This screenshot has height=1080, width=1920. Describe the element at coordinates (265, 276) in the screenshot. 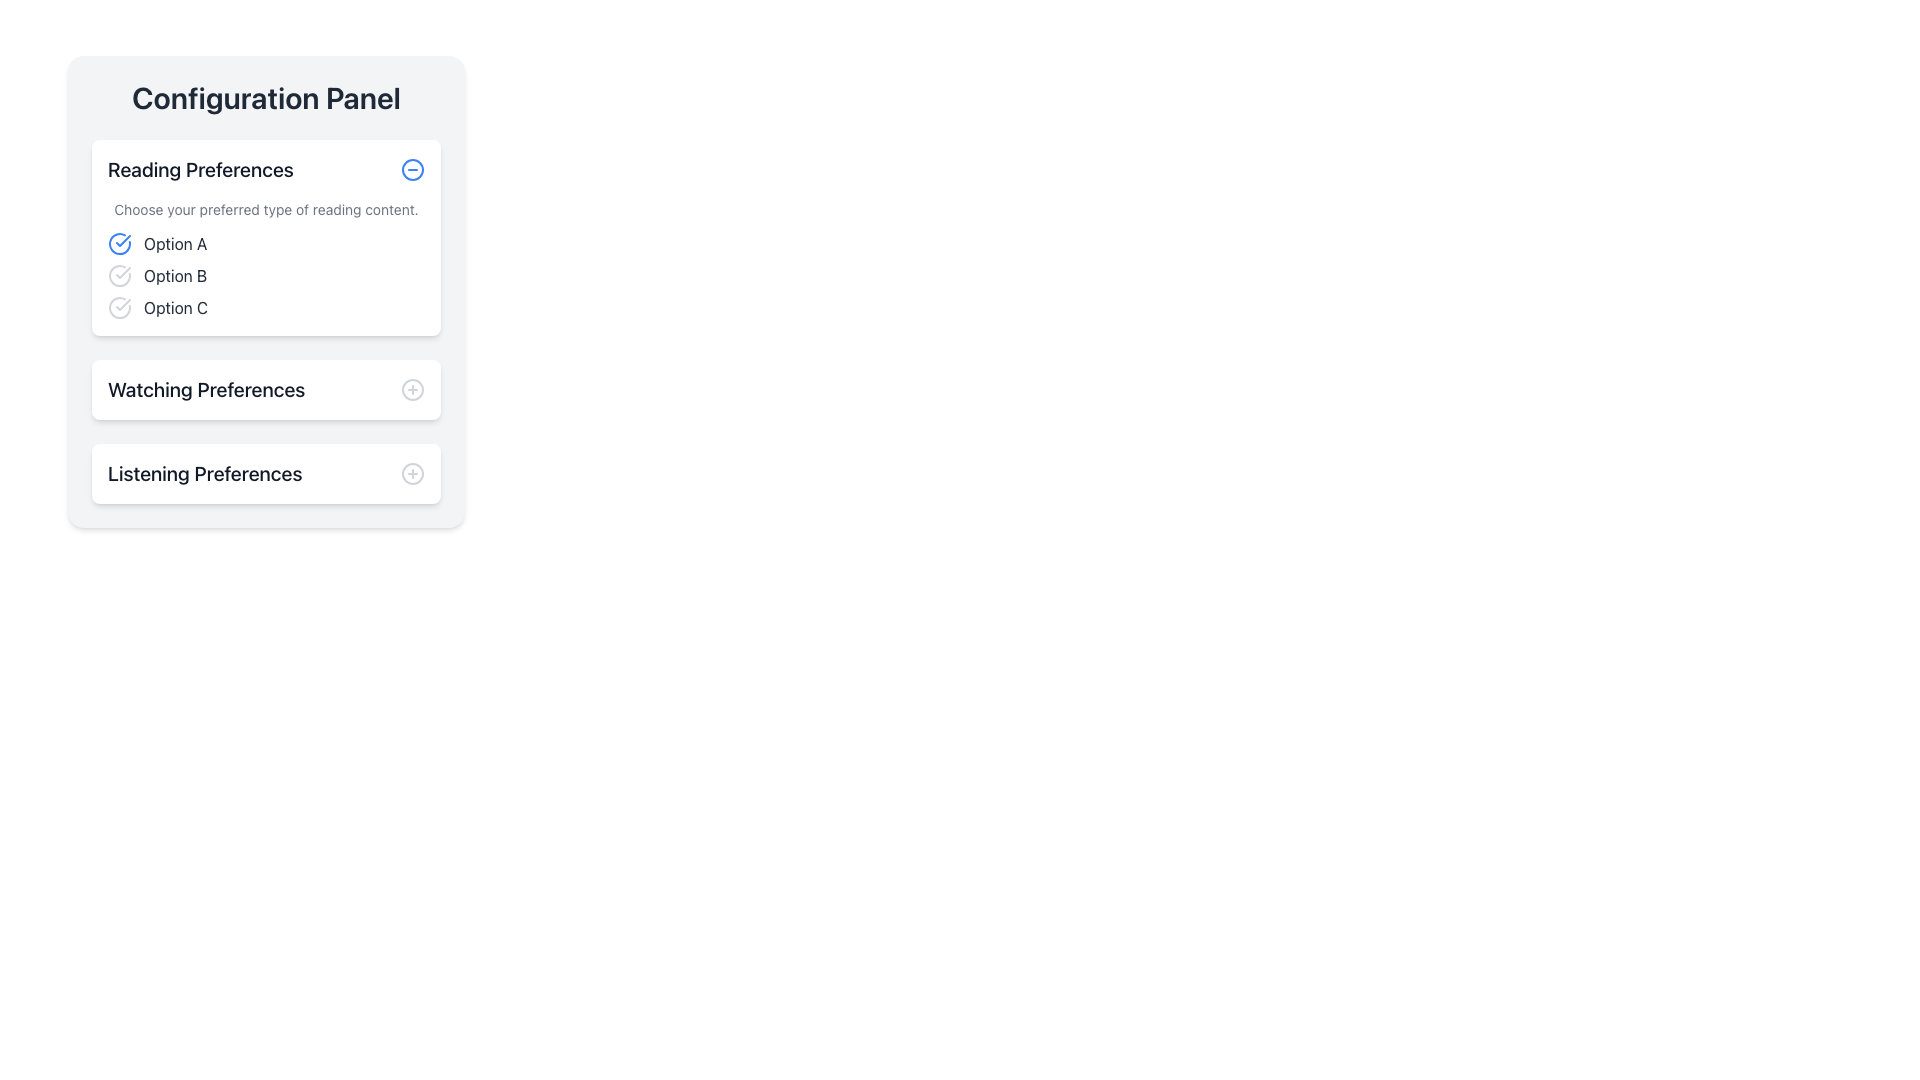

I see `the Radio Button labeled 'Option B' in the 'Reading Preferences' section` at that location.